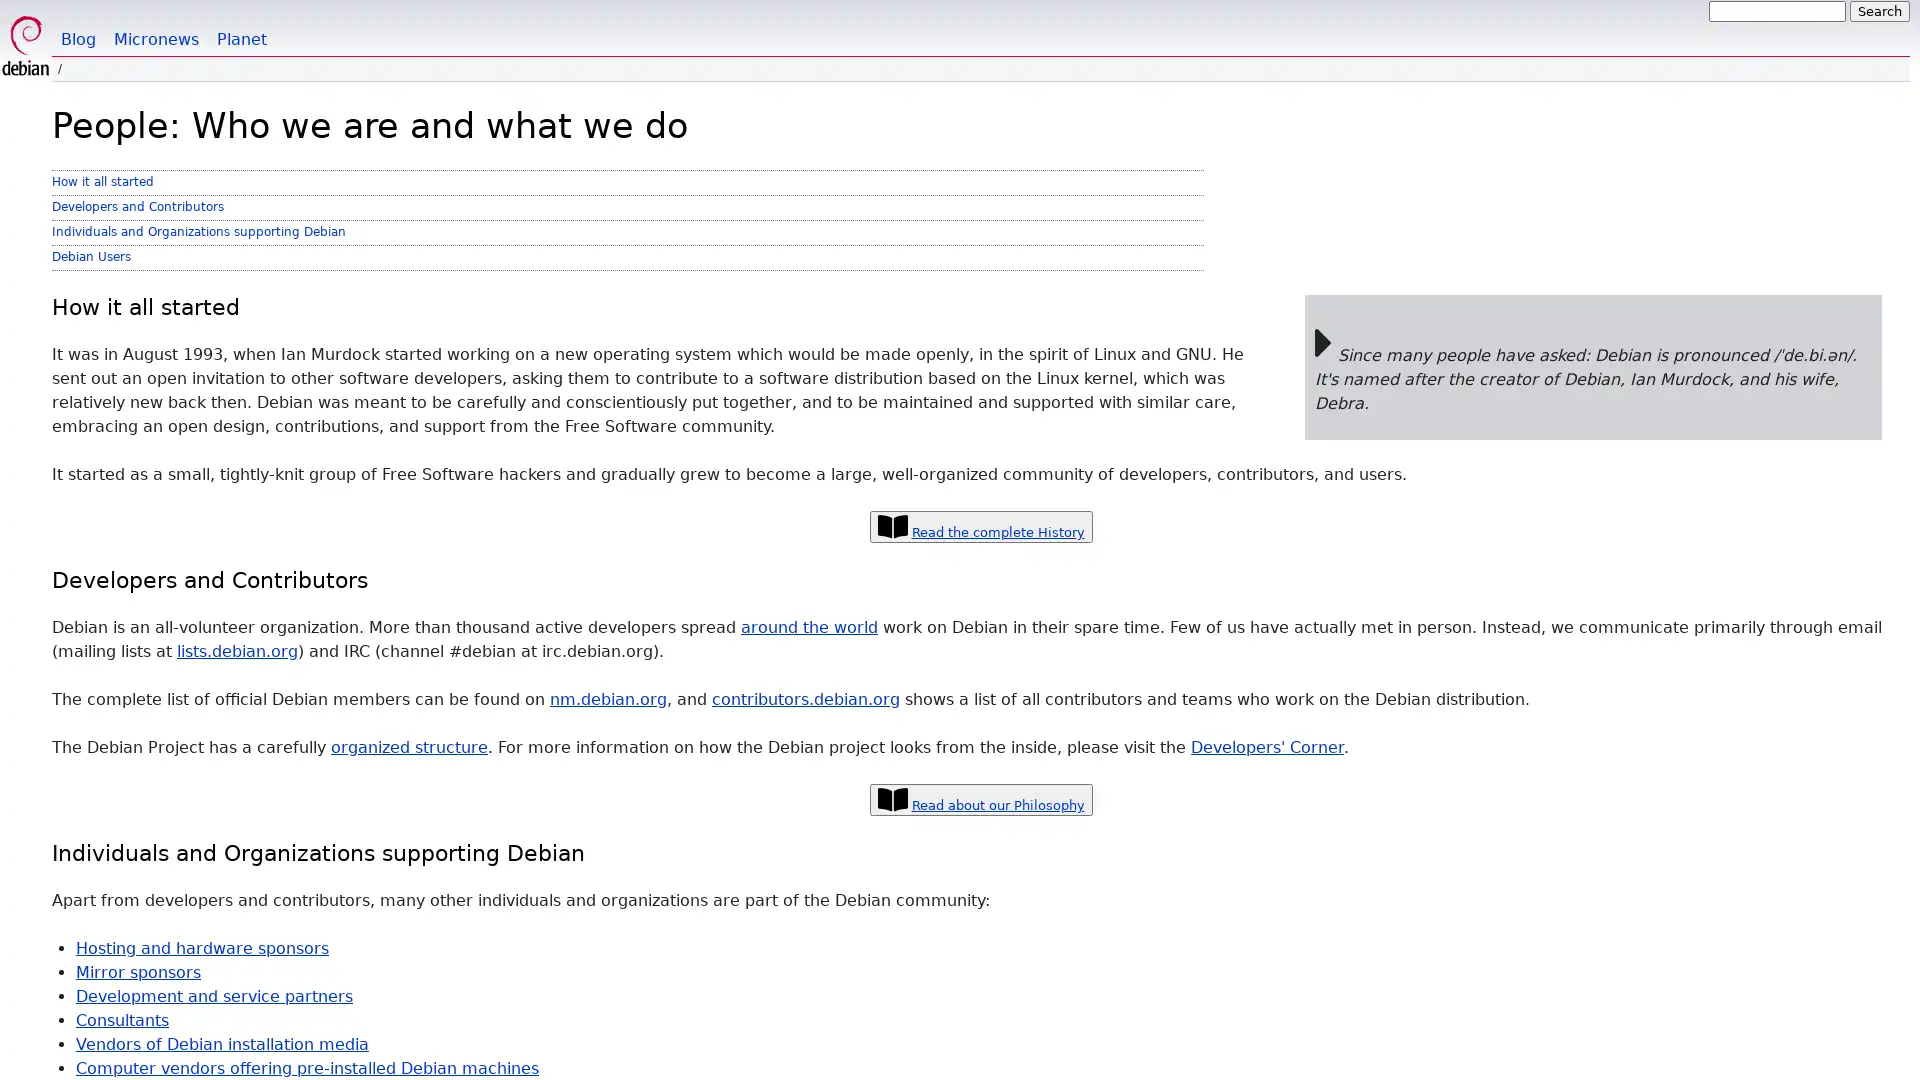 Image resolution: width=1920 pixels, height=1080 pixels. I want to click on Search, so click(1879, 11).